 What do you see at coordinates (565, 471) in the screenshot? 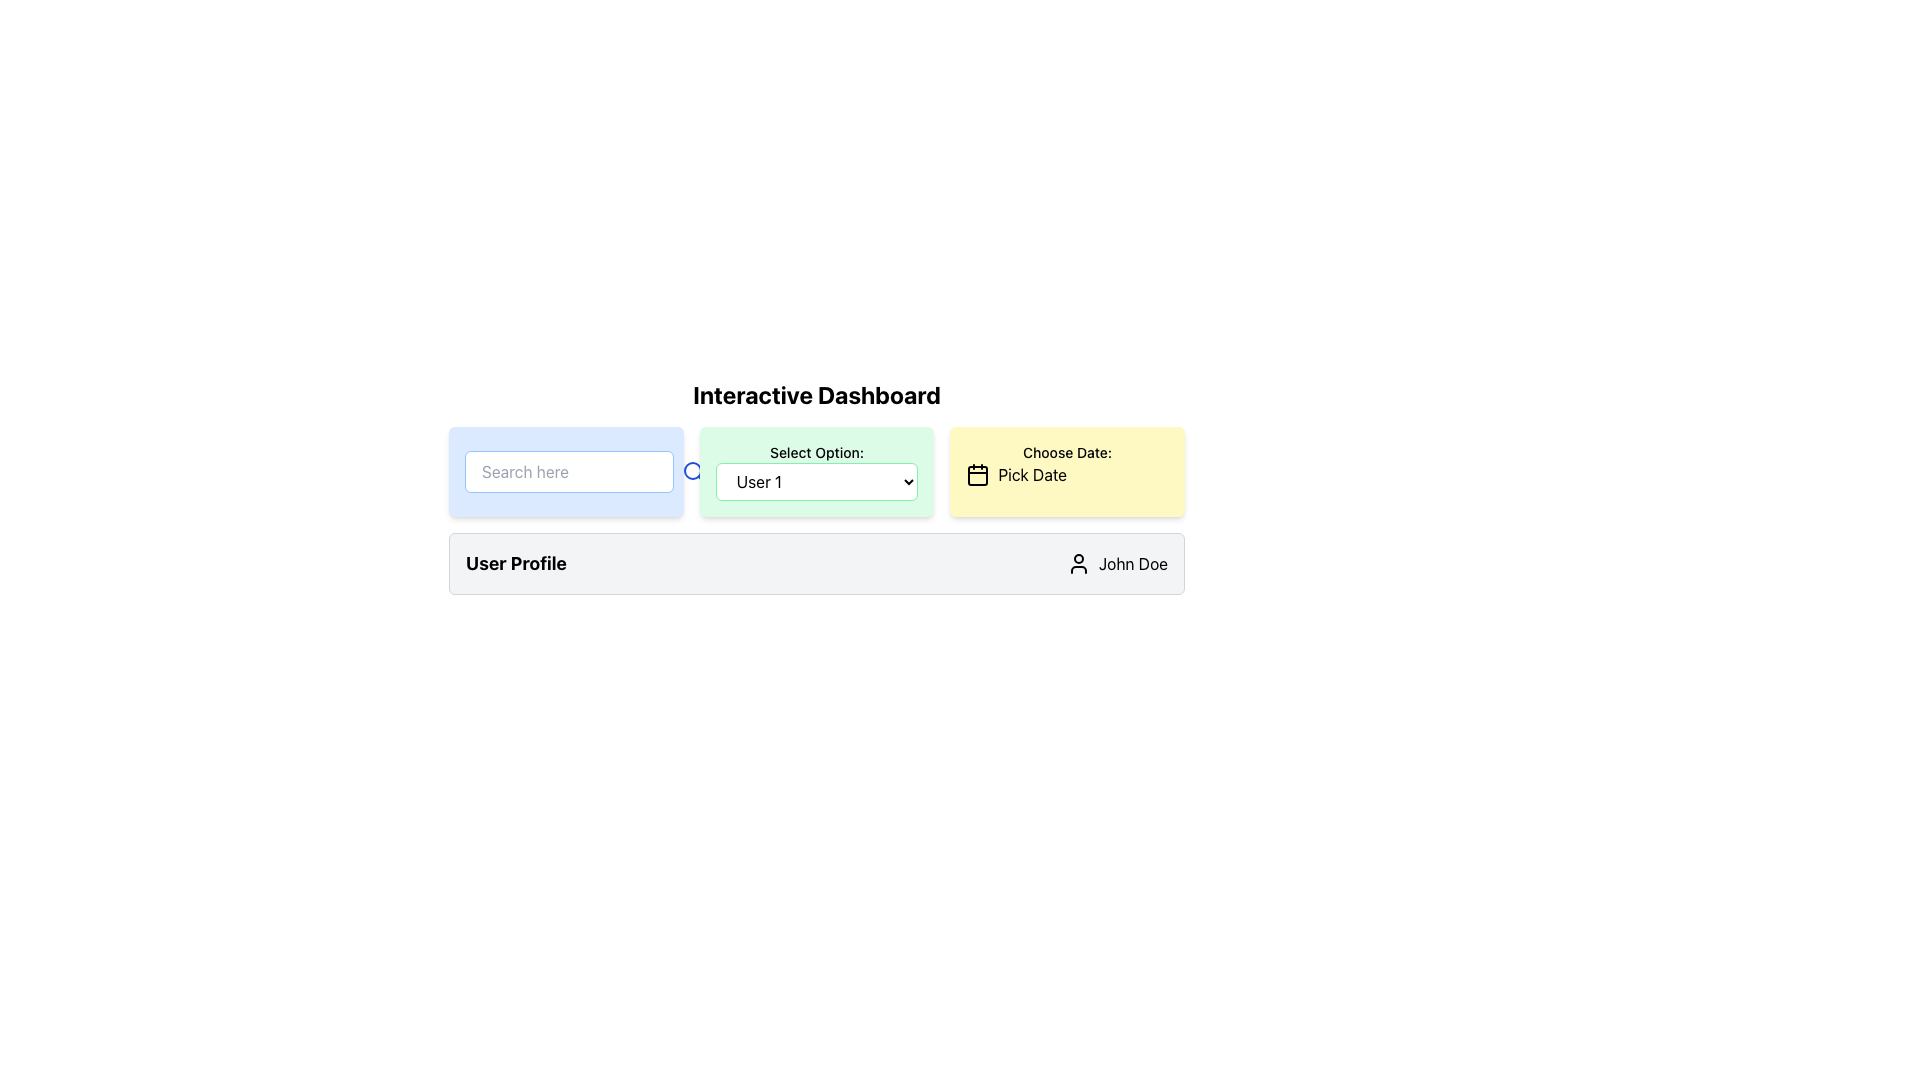
I see `the first text input field on the dashboard, which has a placeholder 'Search here'` at bounding box center [565, 471].